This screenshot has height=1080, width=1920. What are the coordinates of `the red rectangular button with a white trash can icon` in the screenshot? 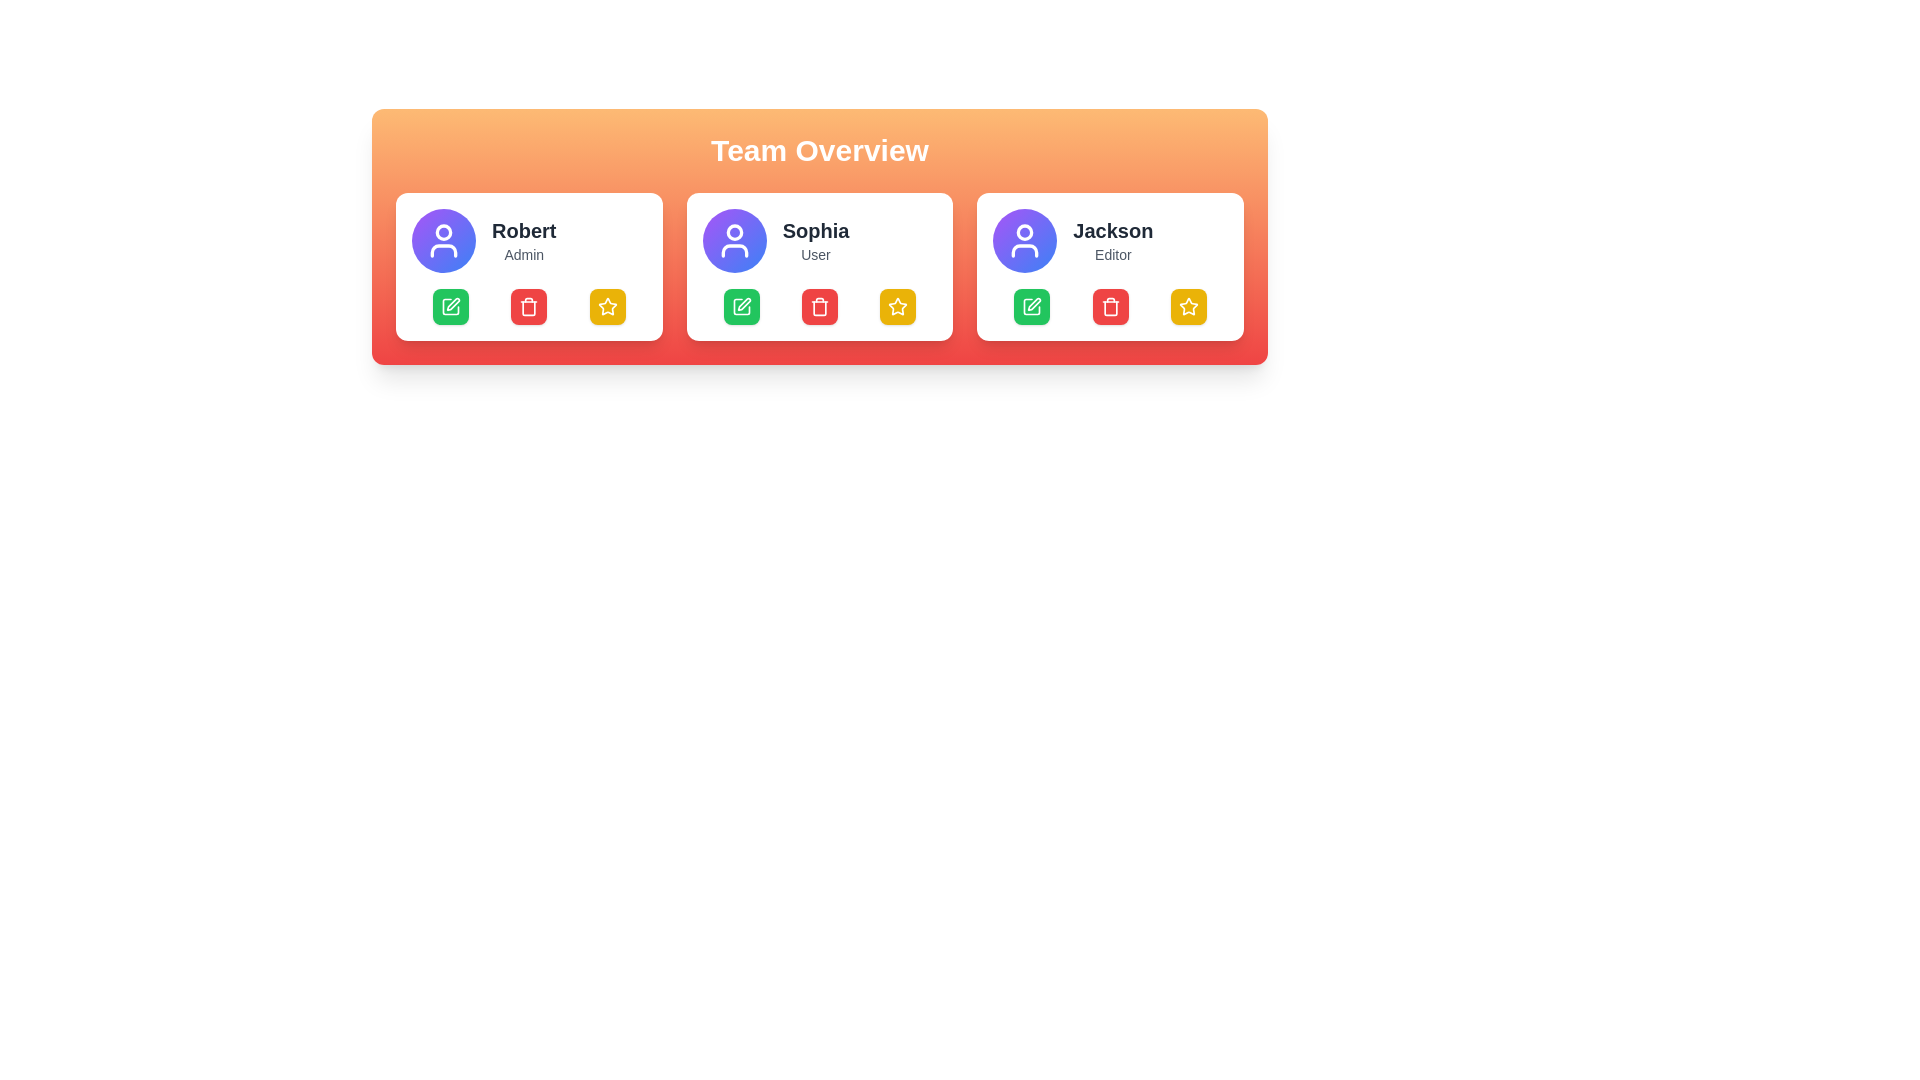 It's located at (1109, 307).